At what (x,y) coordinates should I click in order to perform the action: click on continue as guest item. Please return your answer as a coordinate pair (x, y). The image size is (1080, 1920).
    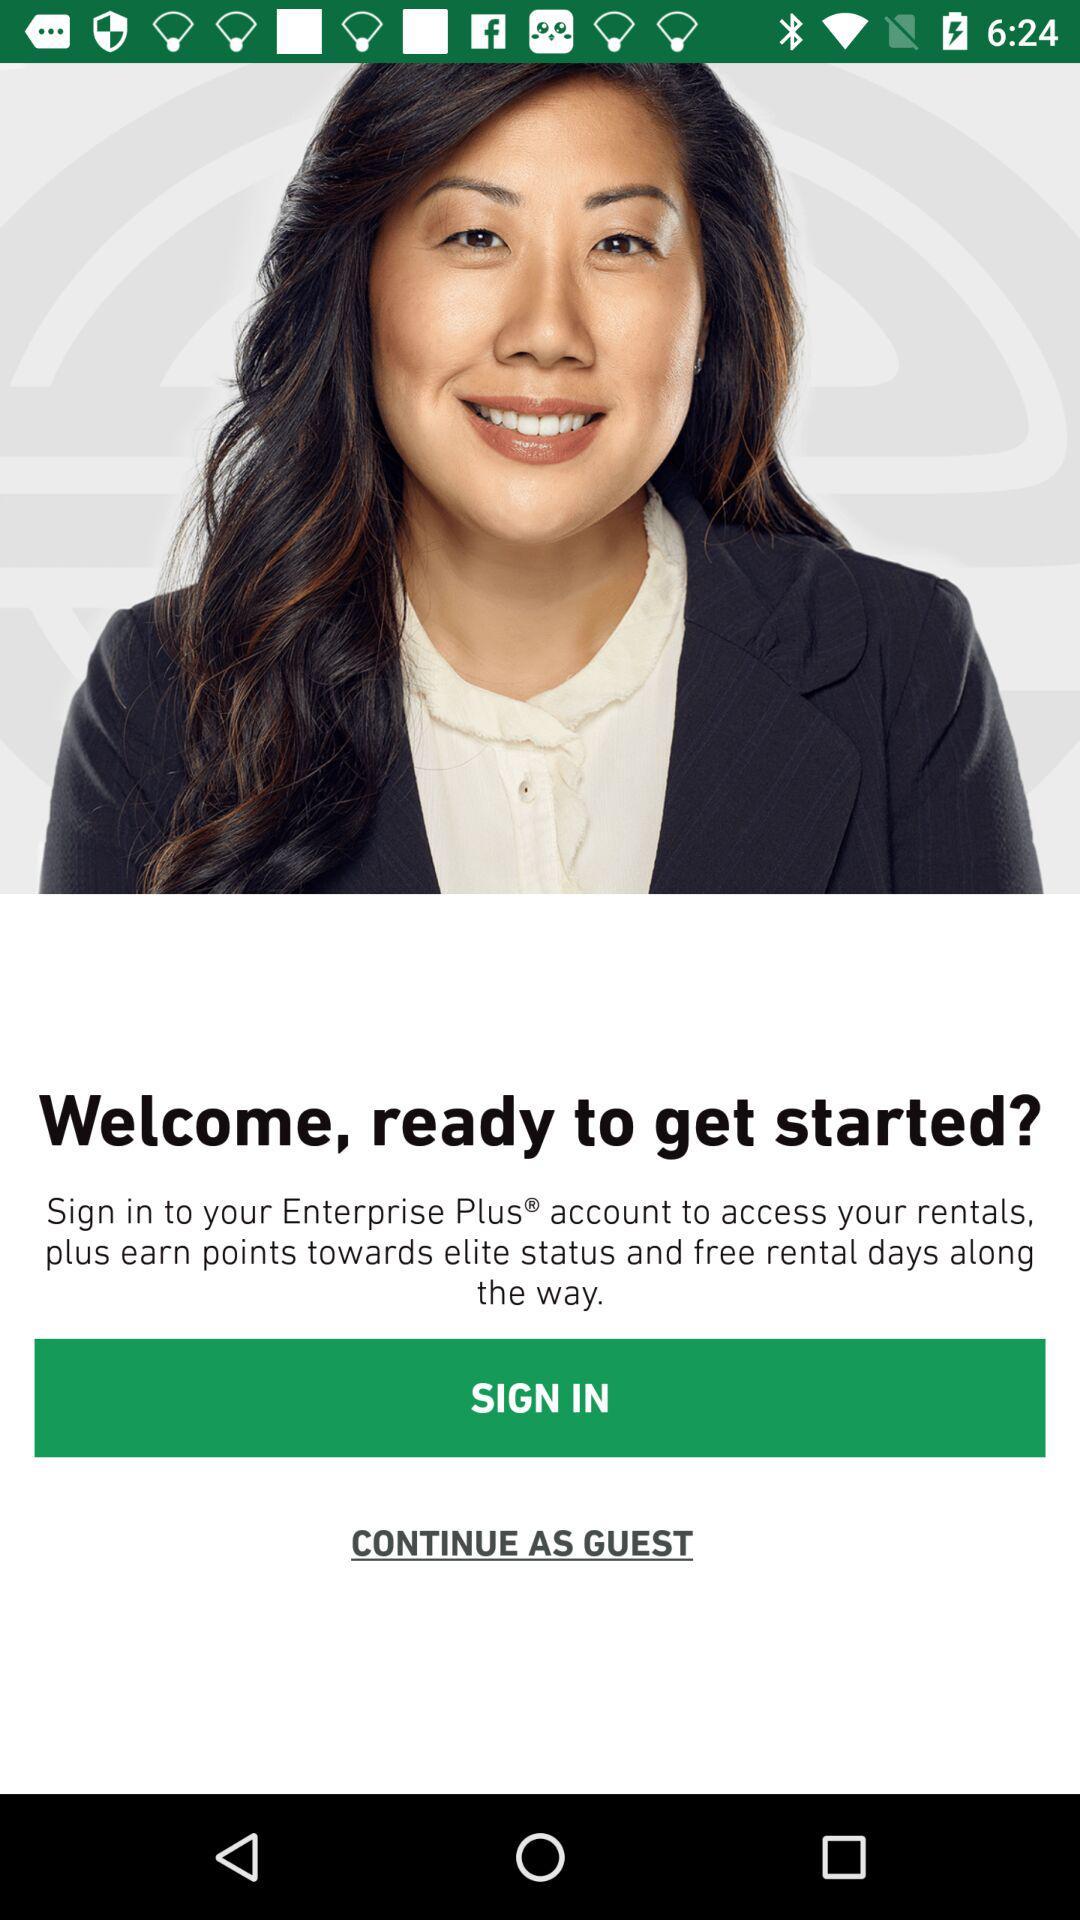
    Looking at the image, I should click on (520, 1541).